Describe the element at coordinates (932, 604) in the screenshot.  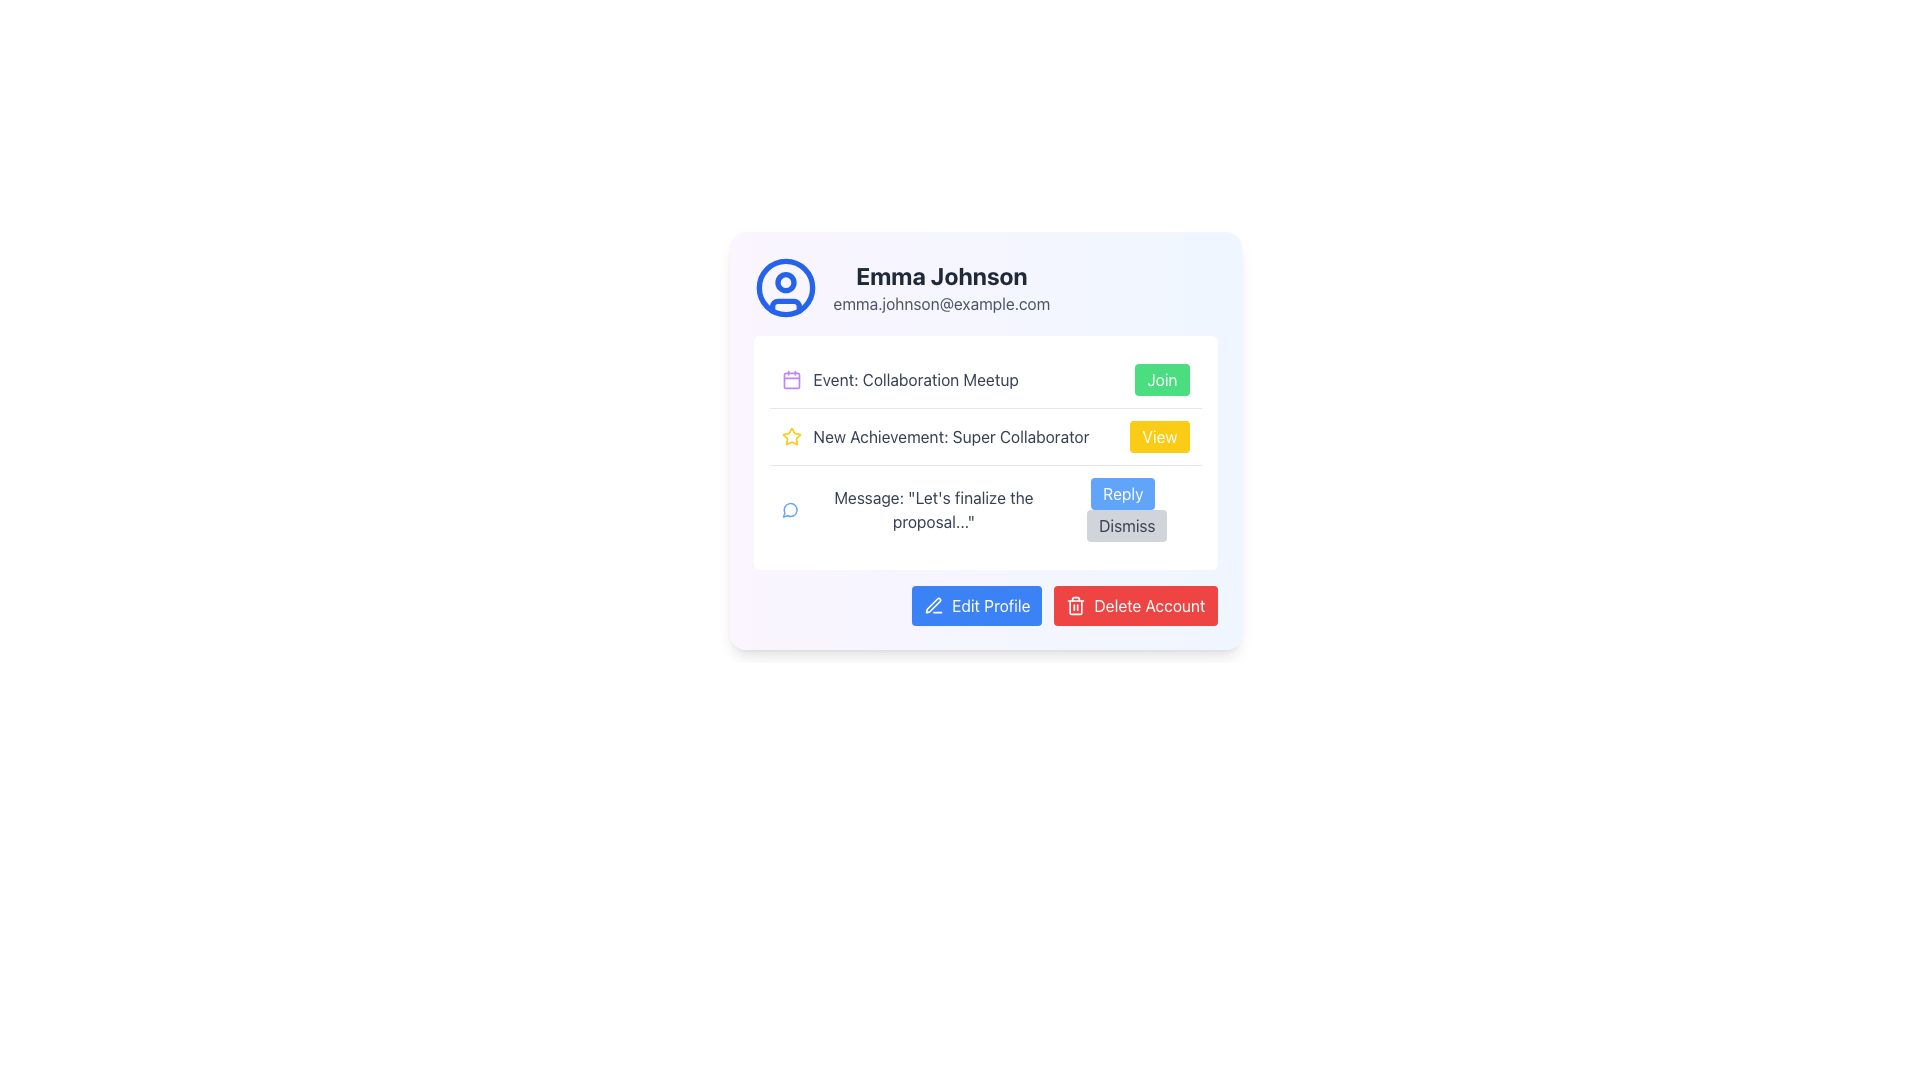
I see `the decorative SVG icon indicating the functionality of the 'Edit Profile' button located in the lower-left corner of the user profile card` at that location.